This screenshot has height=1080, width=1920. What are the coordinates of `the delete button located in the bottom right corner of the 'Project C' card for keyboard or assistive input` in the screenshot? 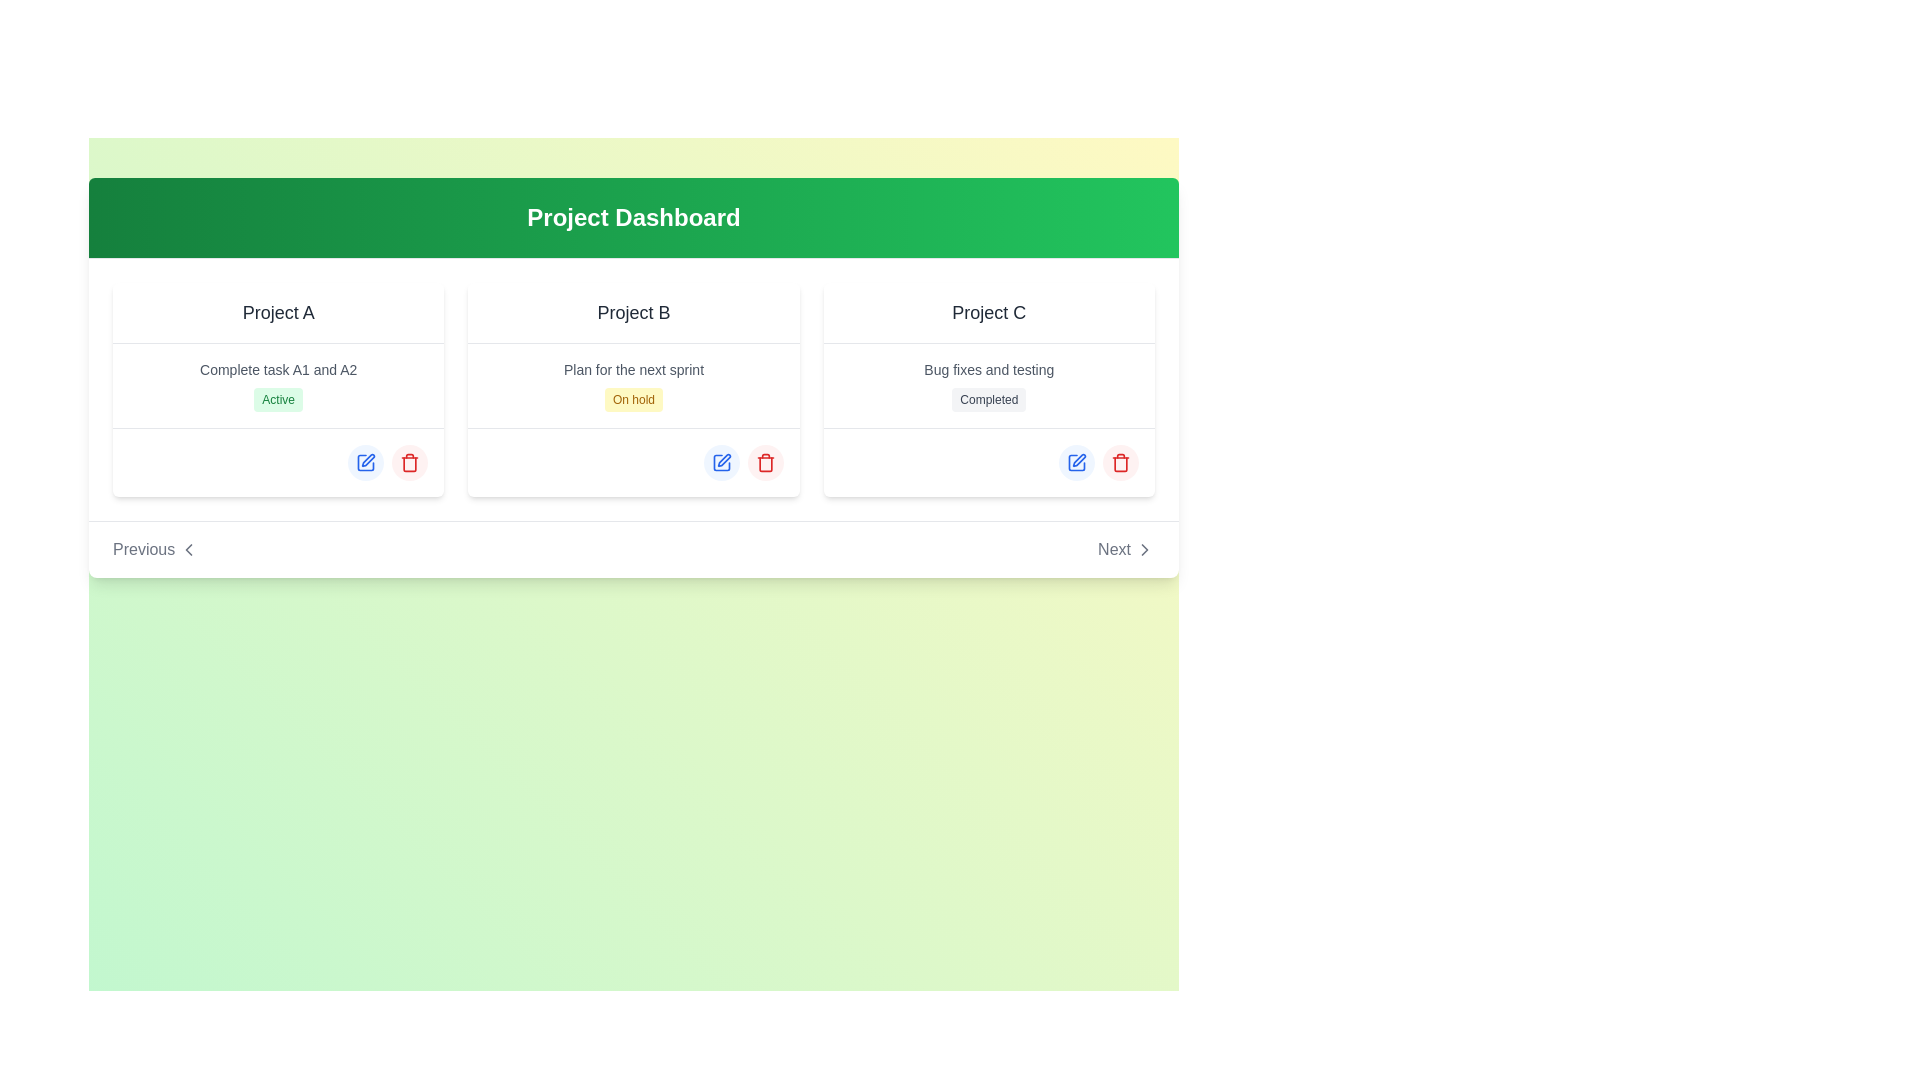 It's located at (1121, 462).